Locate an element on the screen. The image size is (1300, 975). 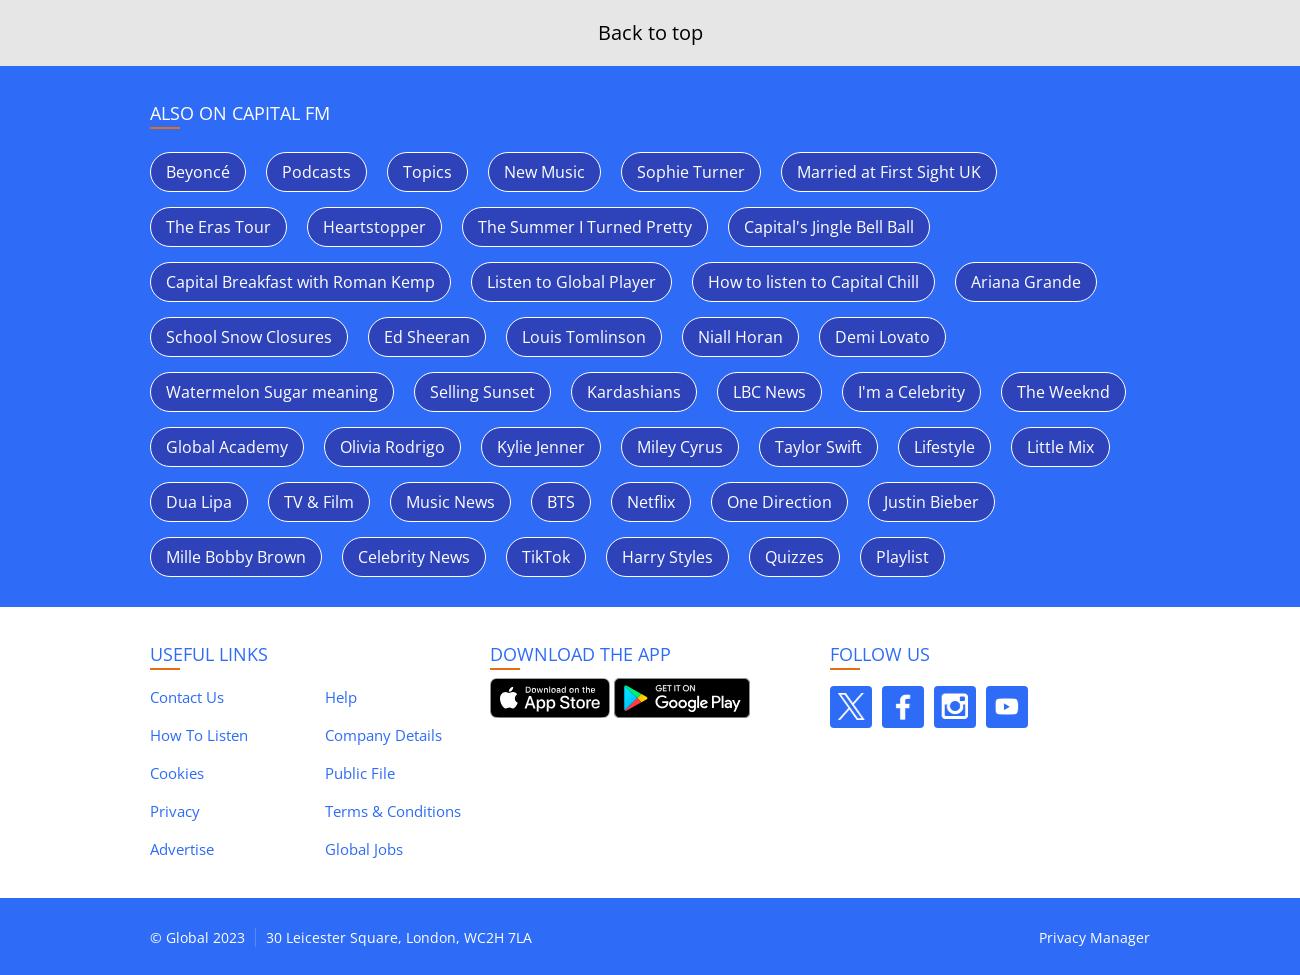
'Quizzes' is located at coordinates (793, 556).